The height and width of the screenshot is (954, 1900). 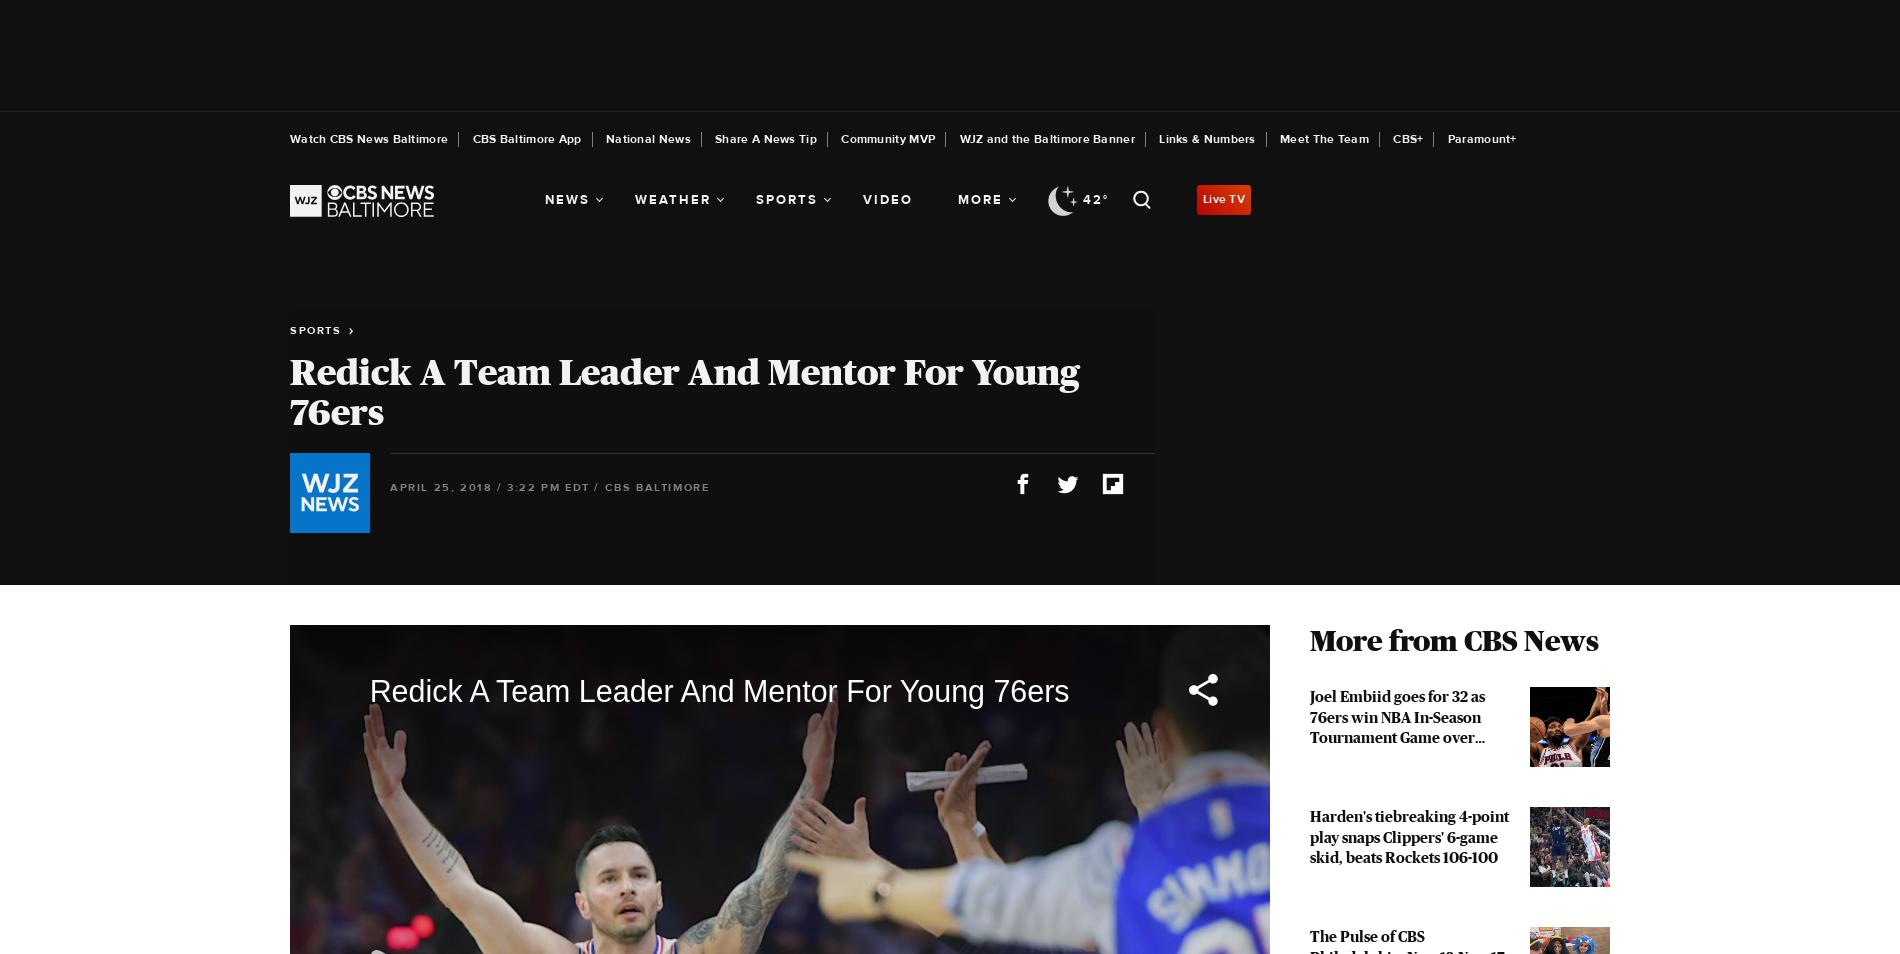 What do you see at coordinates (1481, 138) in the screenshot?
I see `'Paramount+'` at bounding box center [1481, 138].